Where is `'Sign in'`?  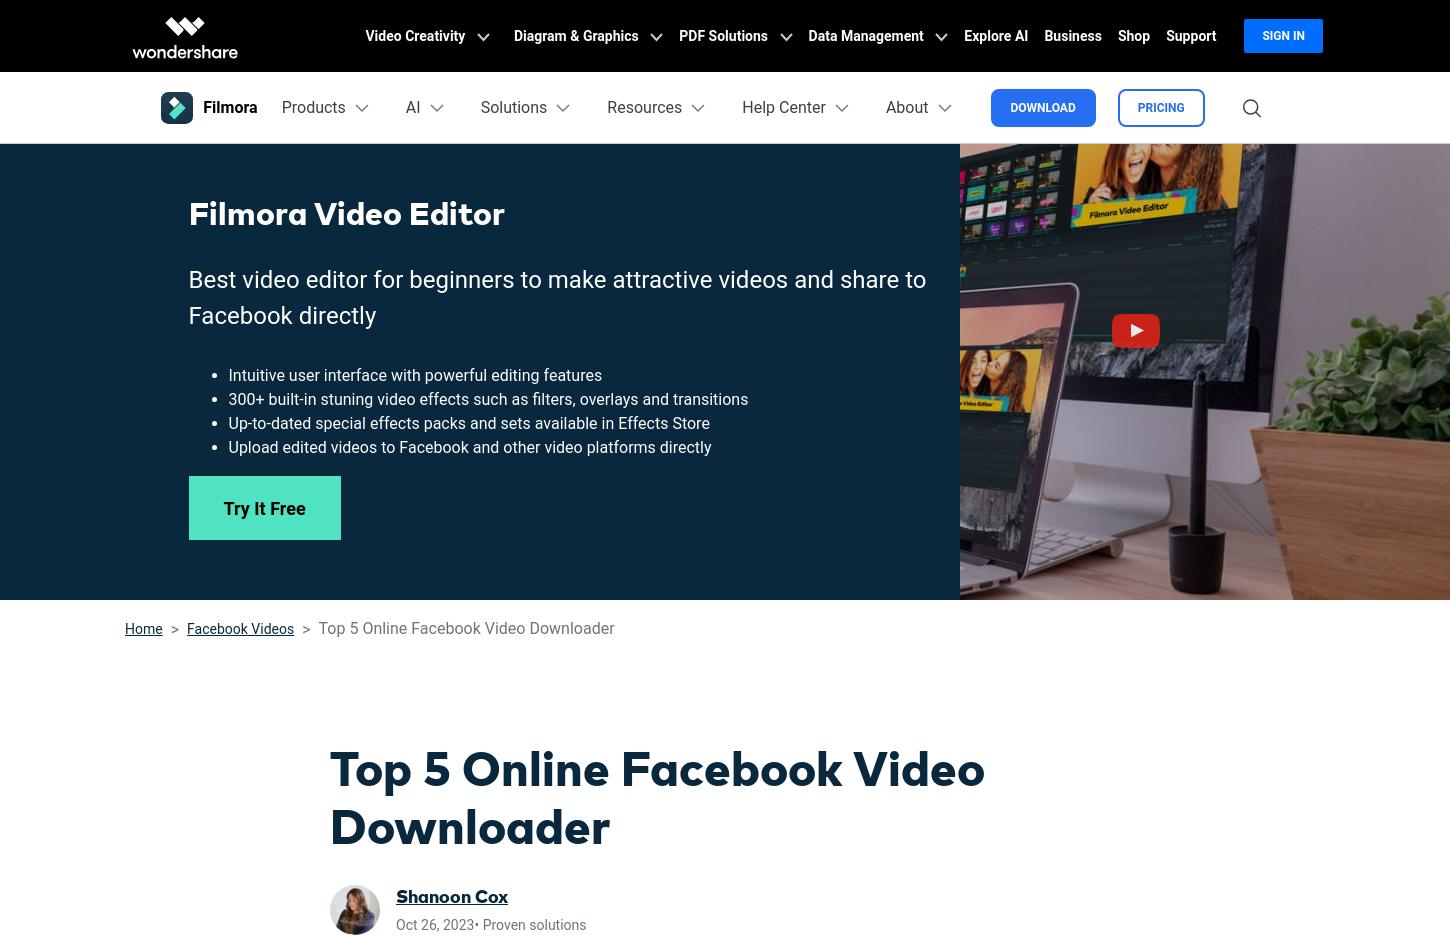
'Sign in' is located at coordinates (1283, 35).